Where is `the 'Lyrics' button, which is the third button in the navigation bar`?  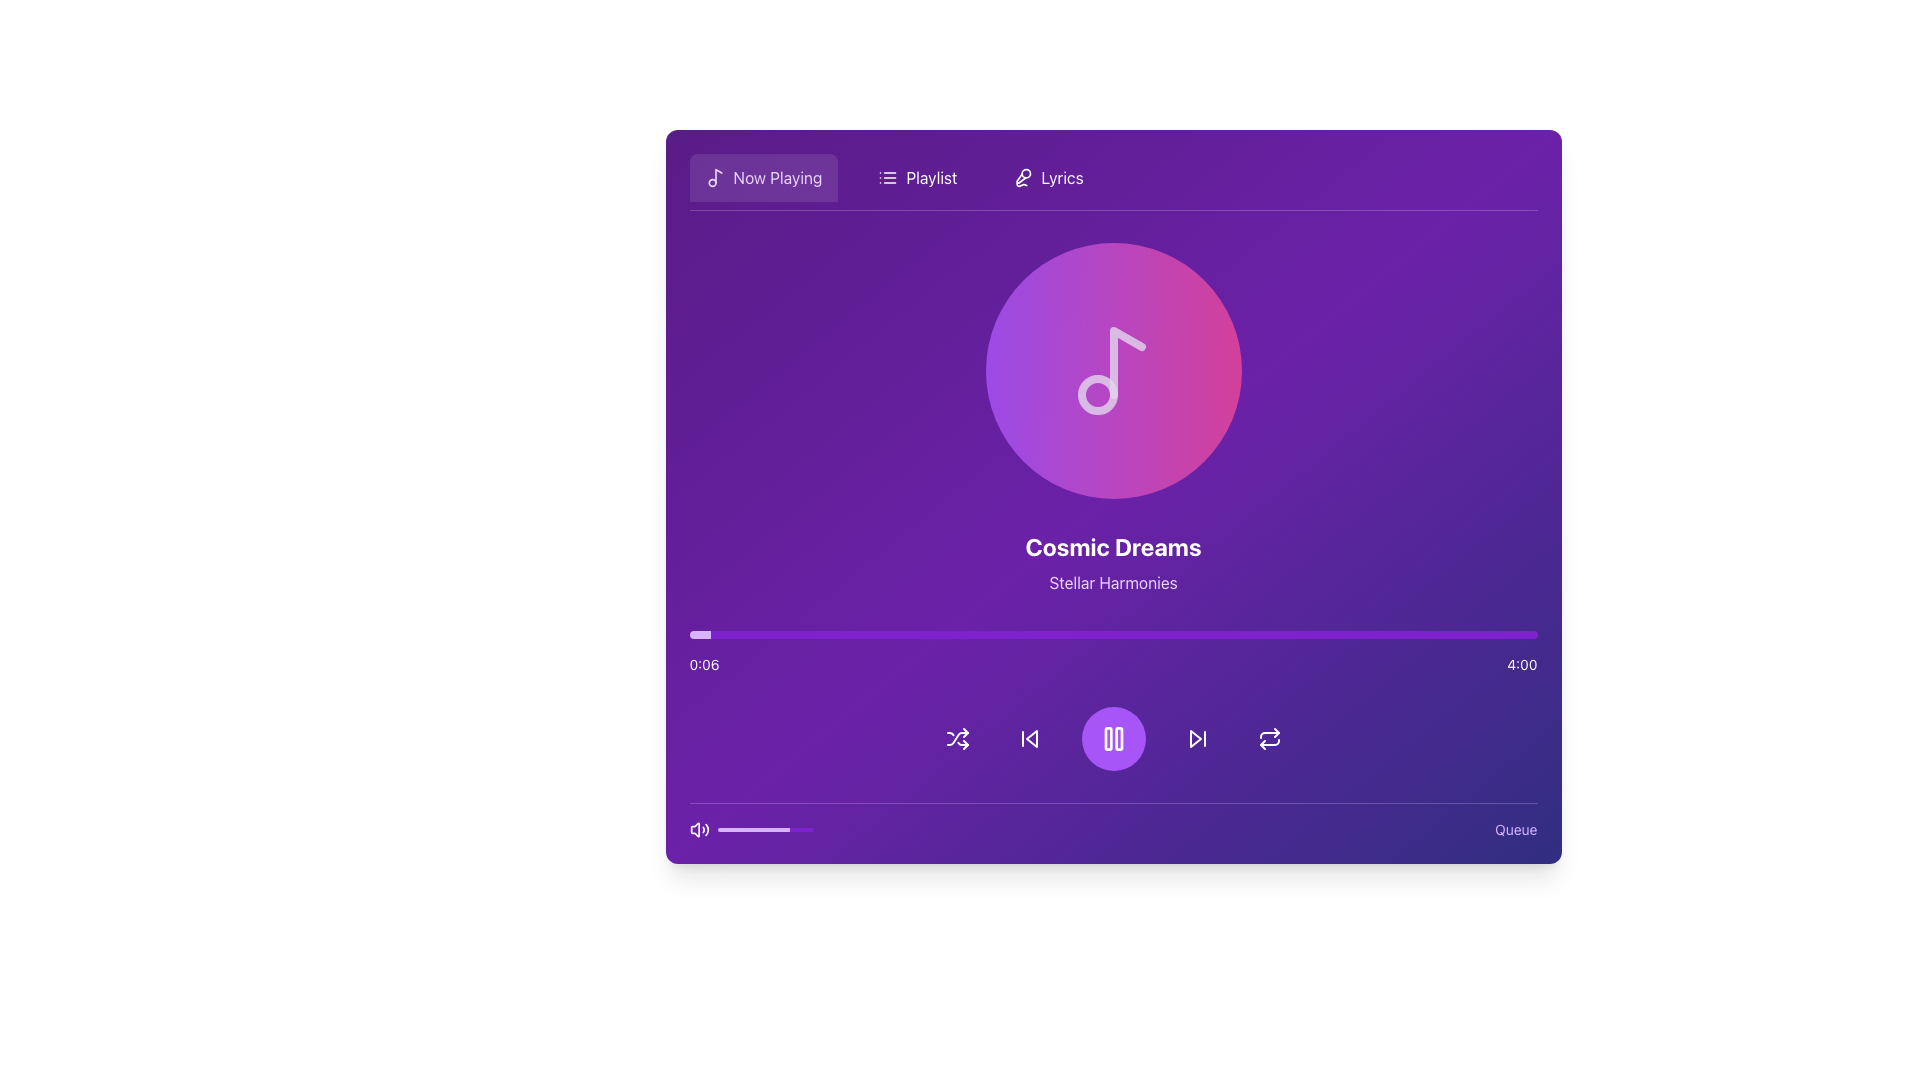 the 'Lyrics' button, which is the third button in the navigation bar is located at coordinates (1047, 176).